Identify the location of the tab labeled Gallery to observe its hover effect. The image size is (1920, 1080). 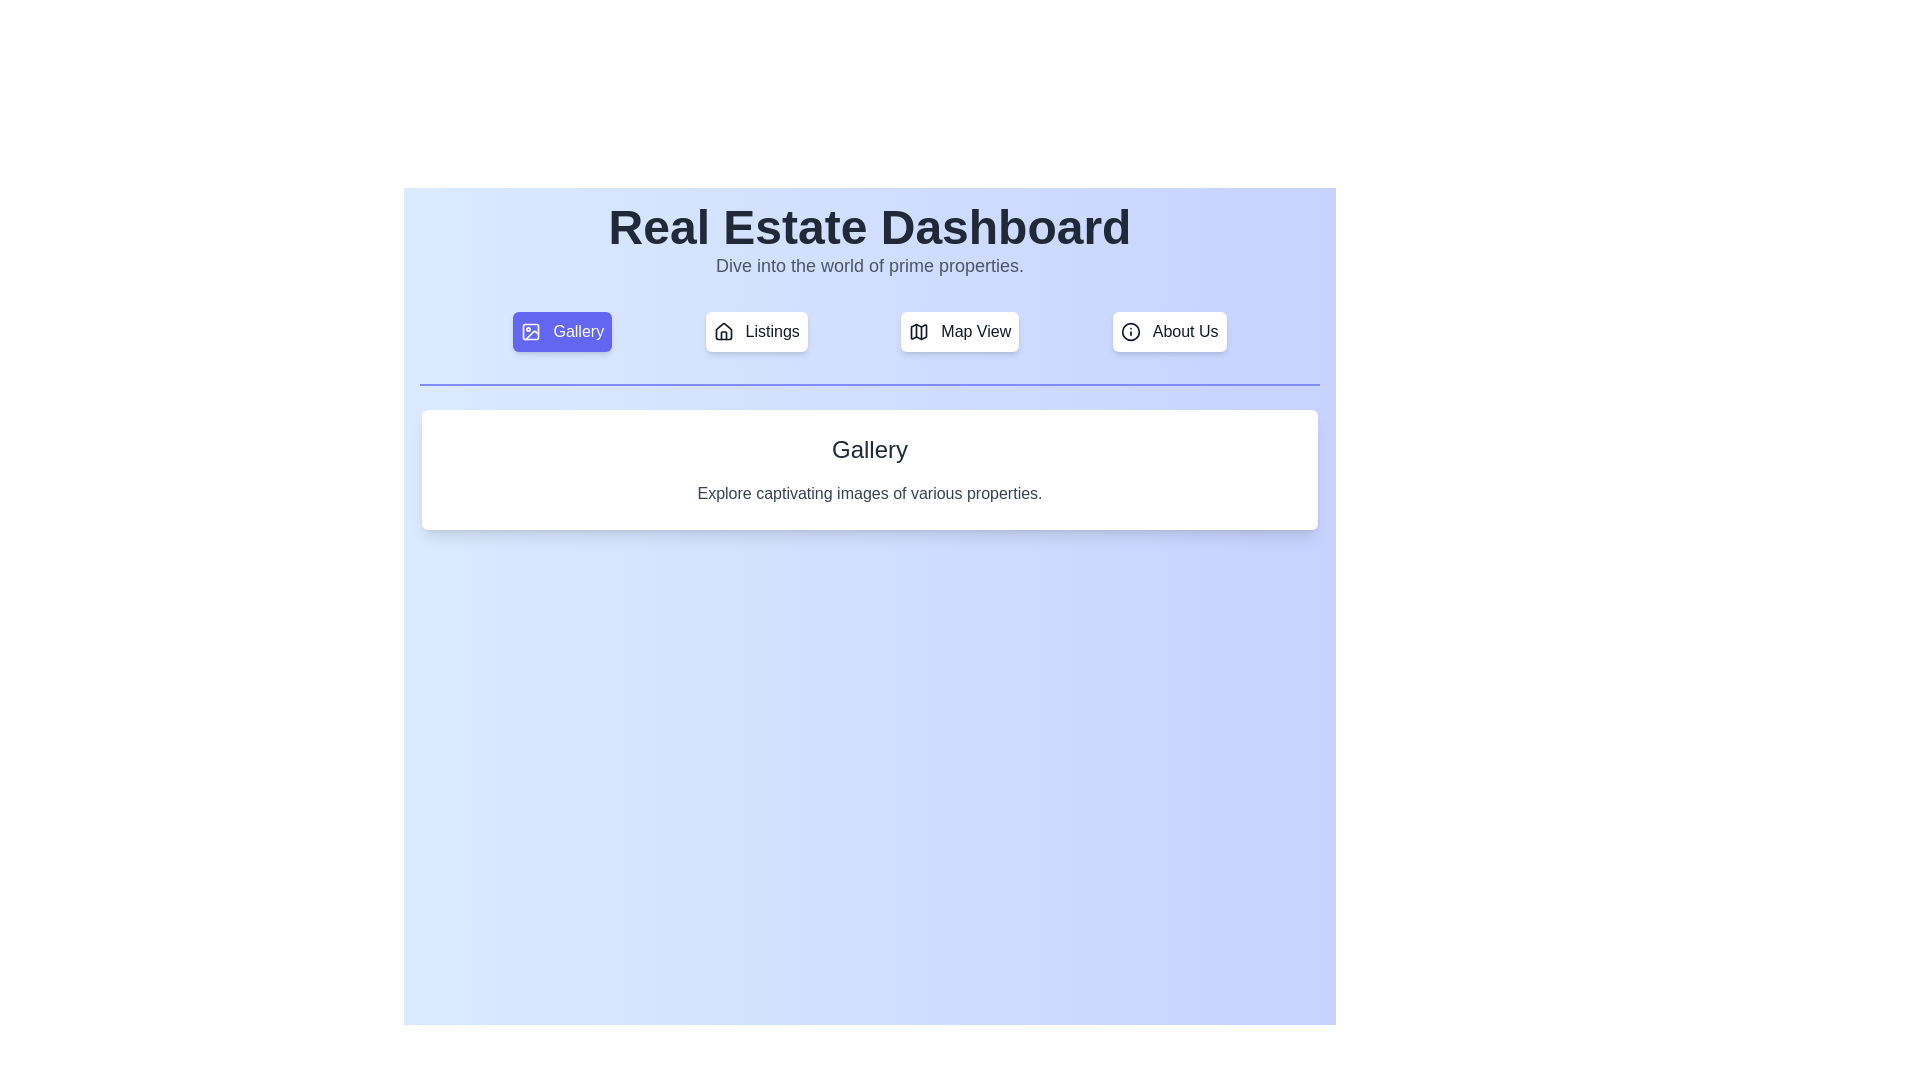
(561, 330).